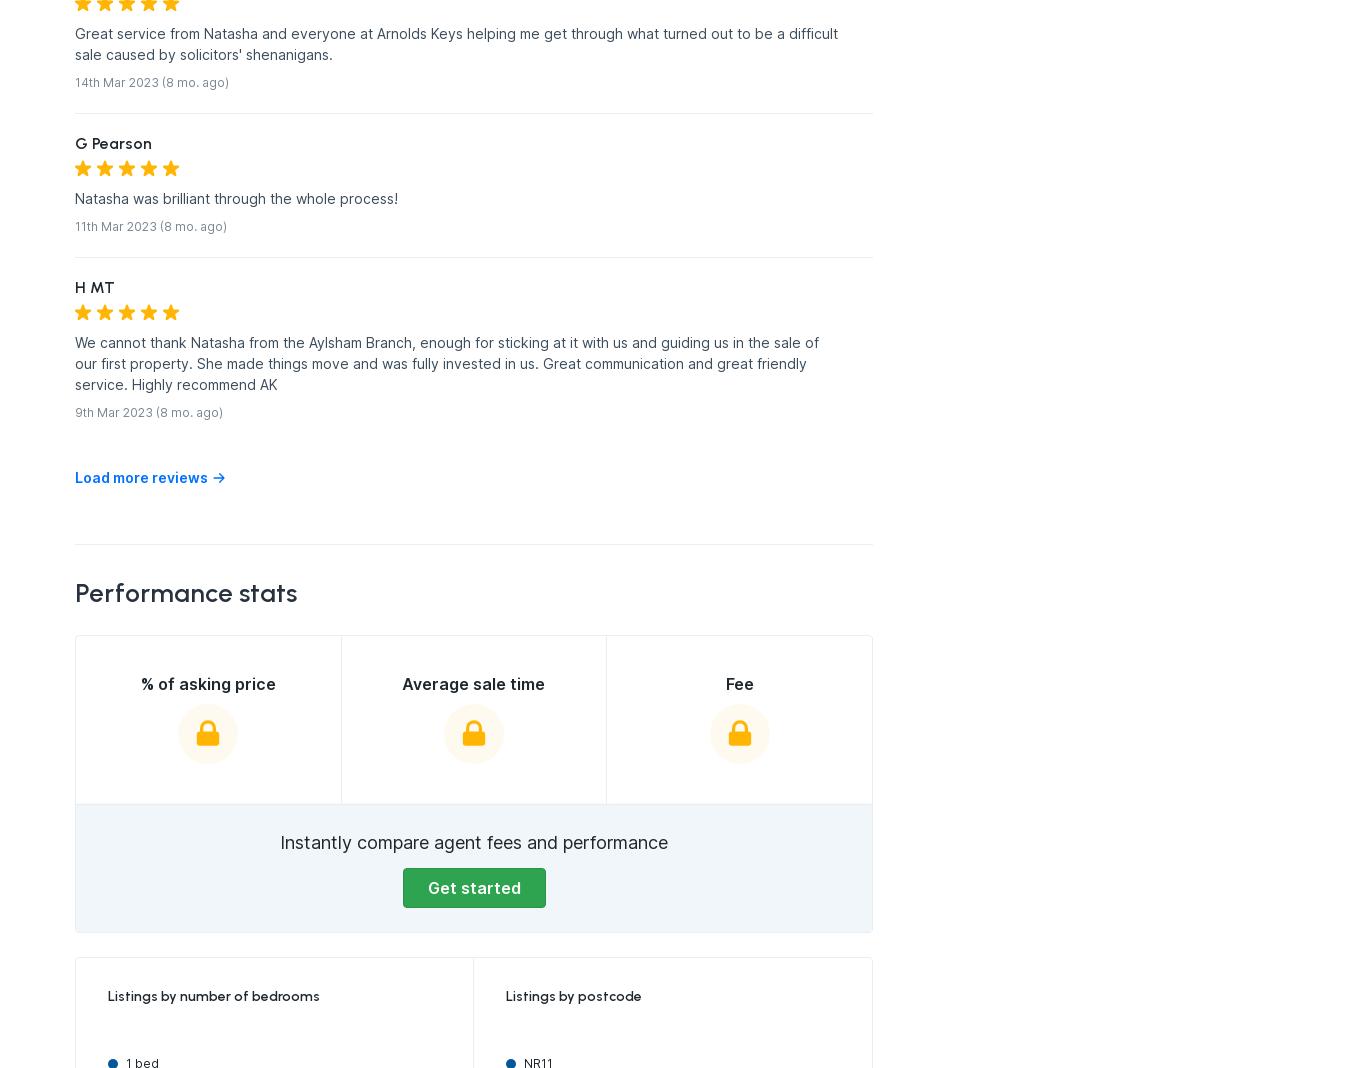 The width and height of the screenshot is (1366, 1068). I want to click on 'sale caused by solicitors' shenanigans.', so click(202, 53).